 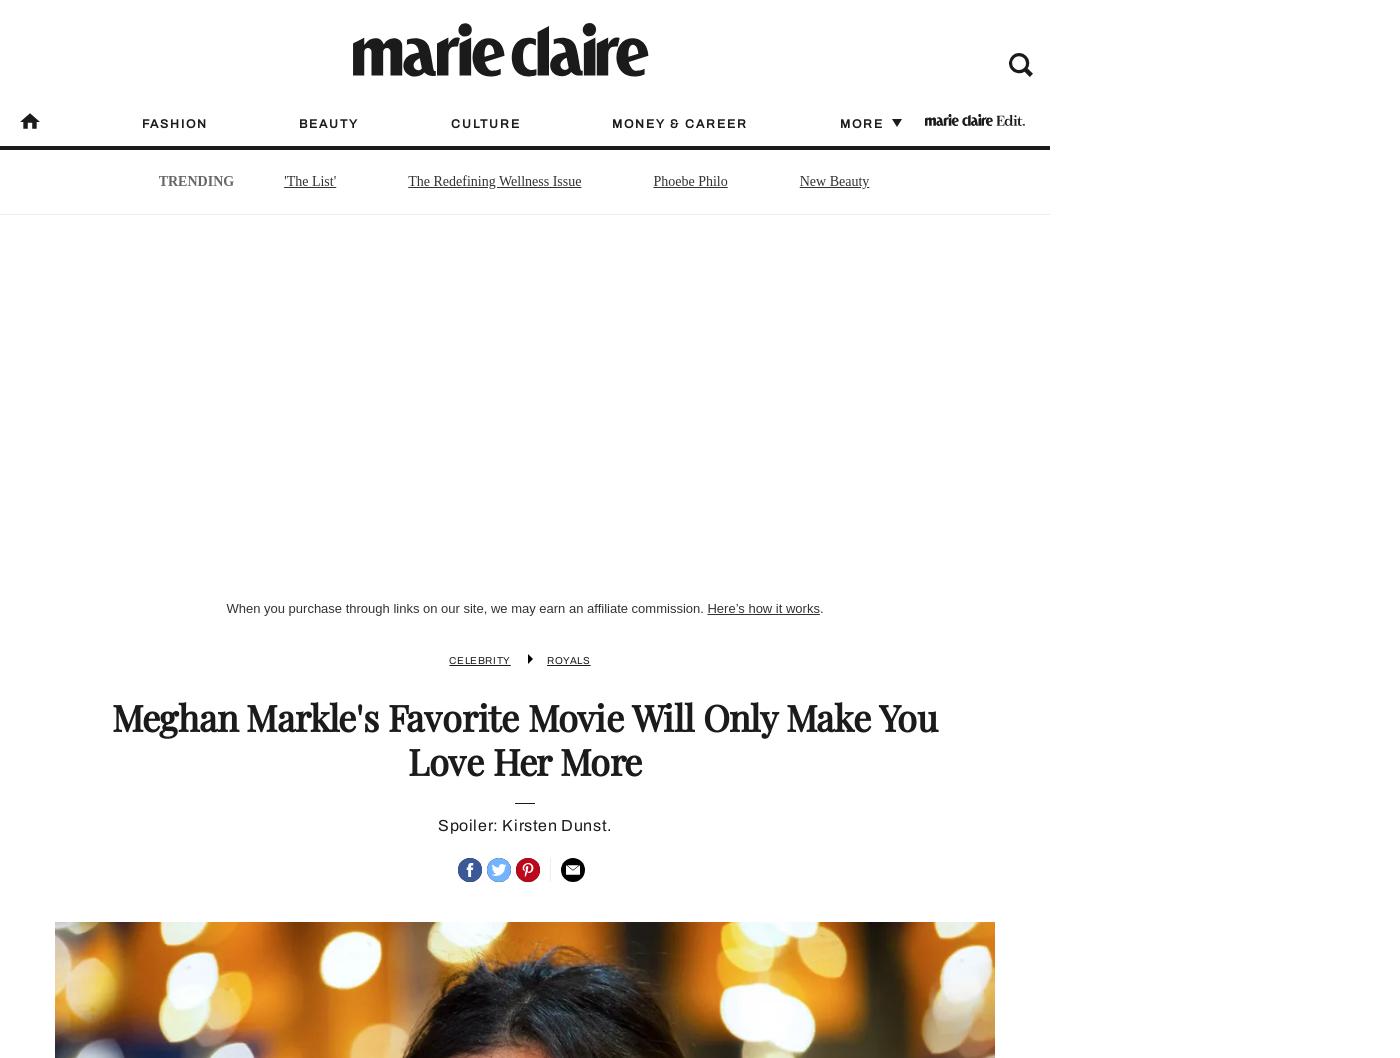 What do you see at coordinates (839, 122) in the screenshot?
I see `'More'` at bounding box center [839, 122].